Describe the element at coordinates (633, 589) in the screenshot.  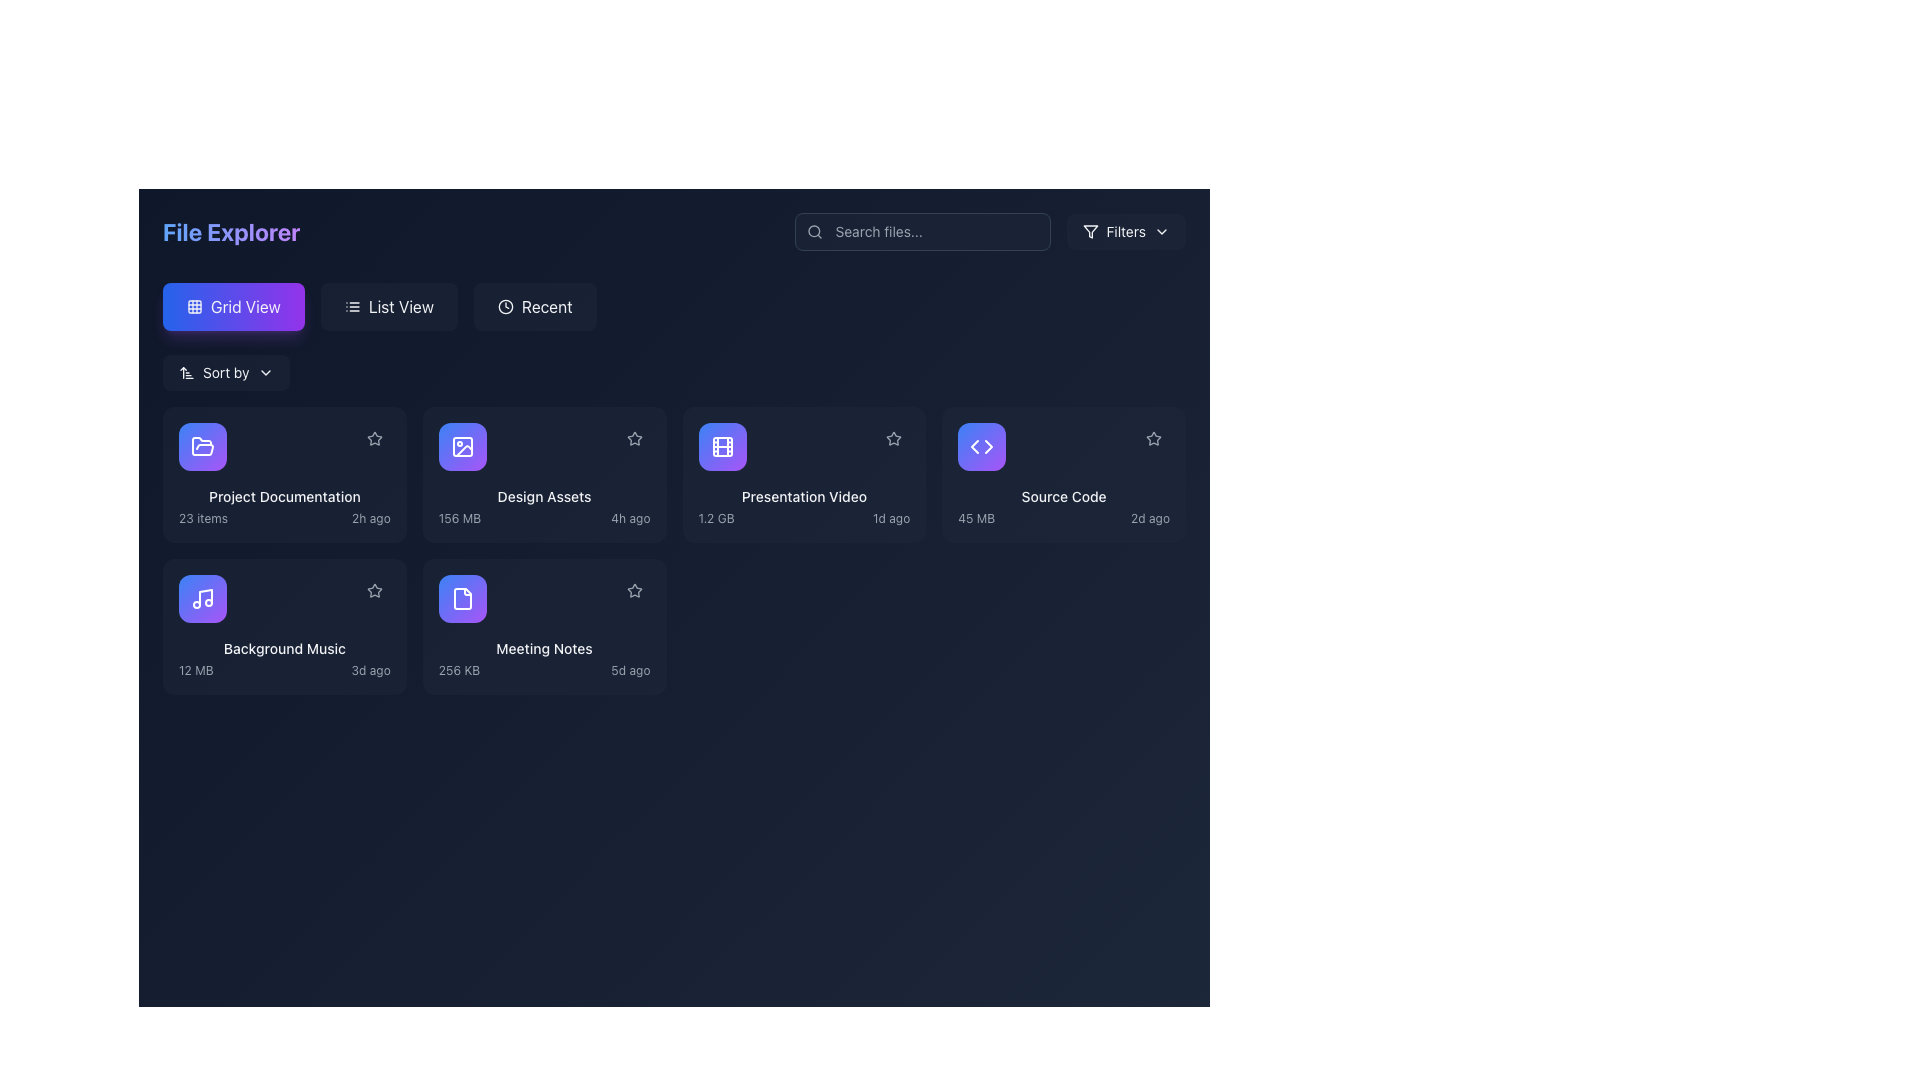
I see `the star icon located in the upper right corner of the 'Design Assets' file card` at that location.